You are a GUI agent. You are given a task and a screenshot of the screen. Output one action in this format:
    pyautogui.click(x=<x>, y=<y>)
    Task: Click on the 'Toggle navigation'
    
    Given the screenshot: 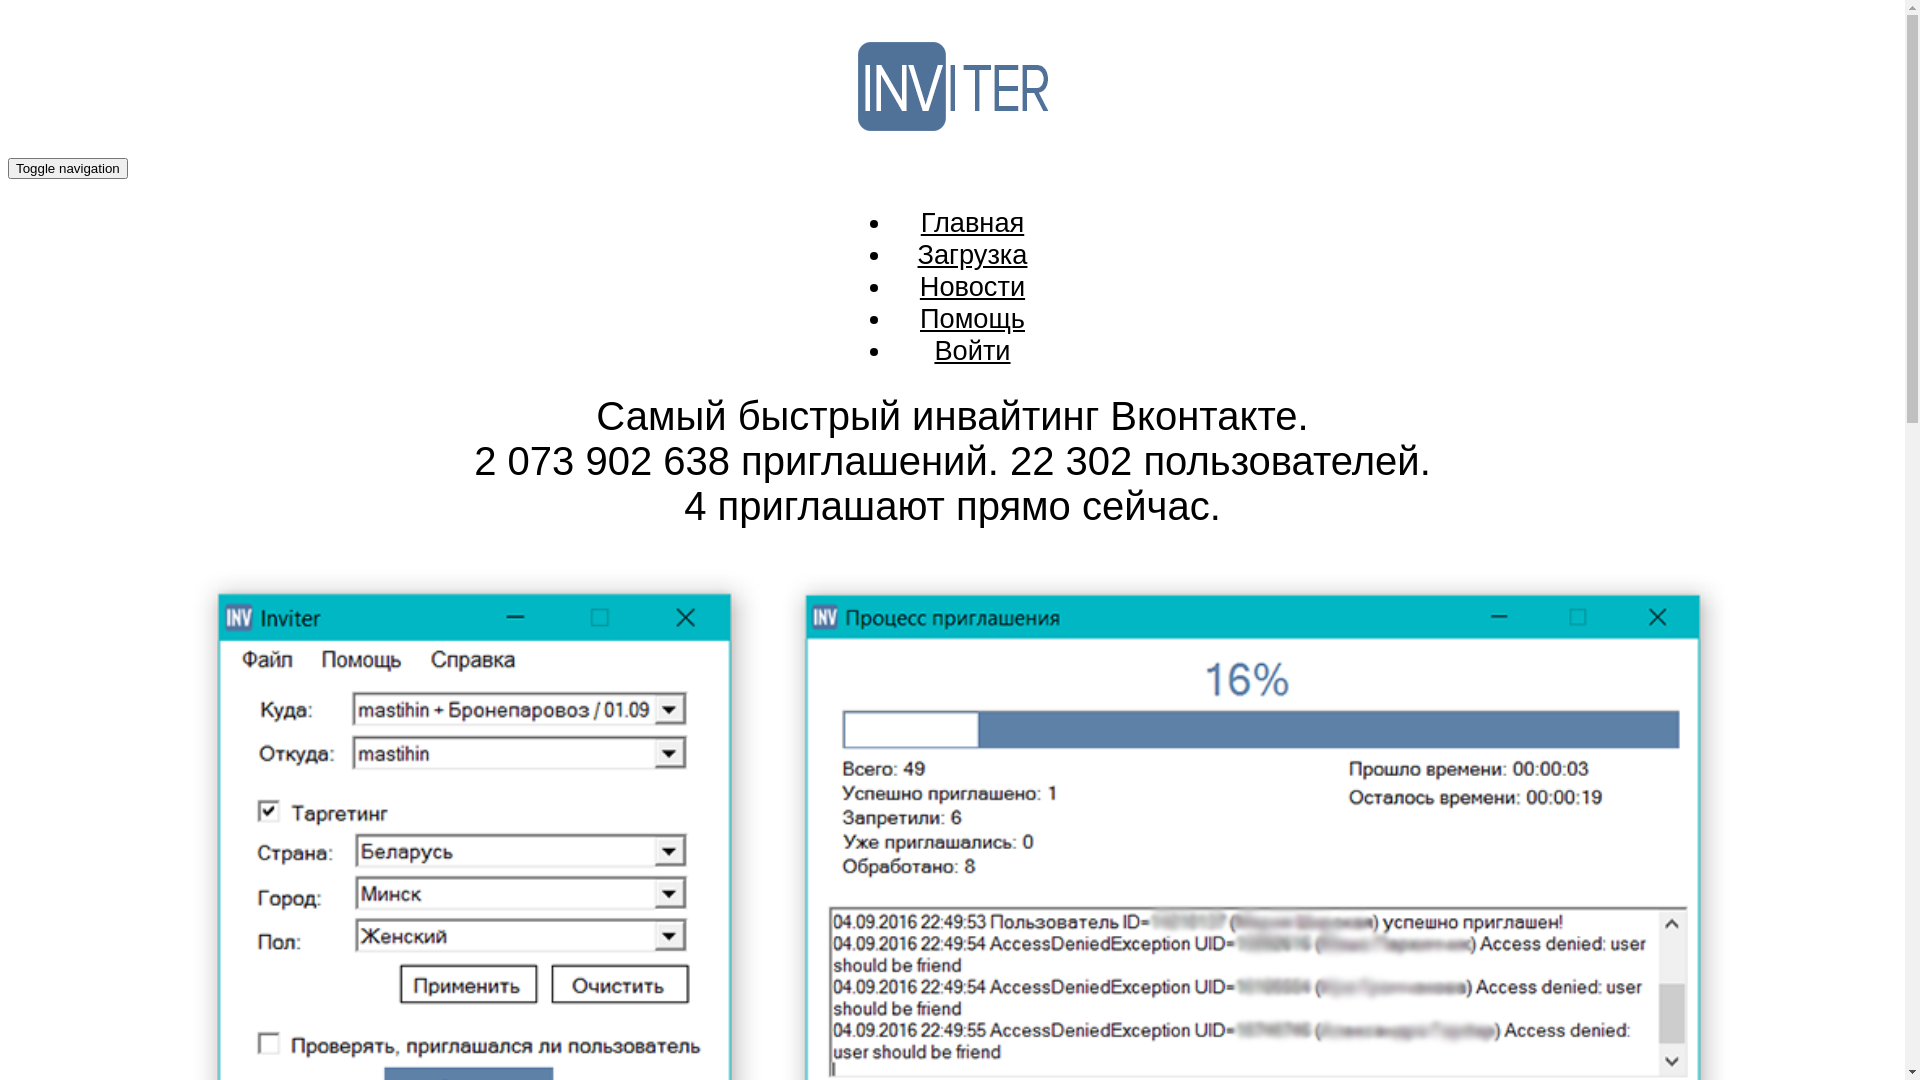 What is the action you would take?
    pyautogui.click(x=67, y=167)
    